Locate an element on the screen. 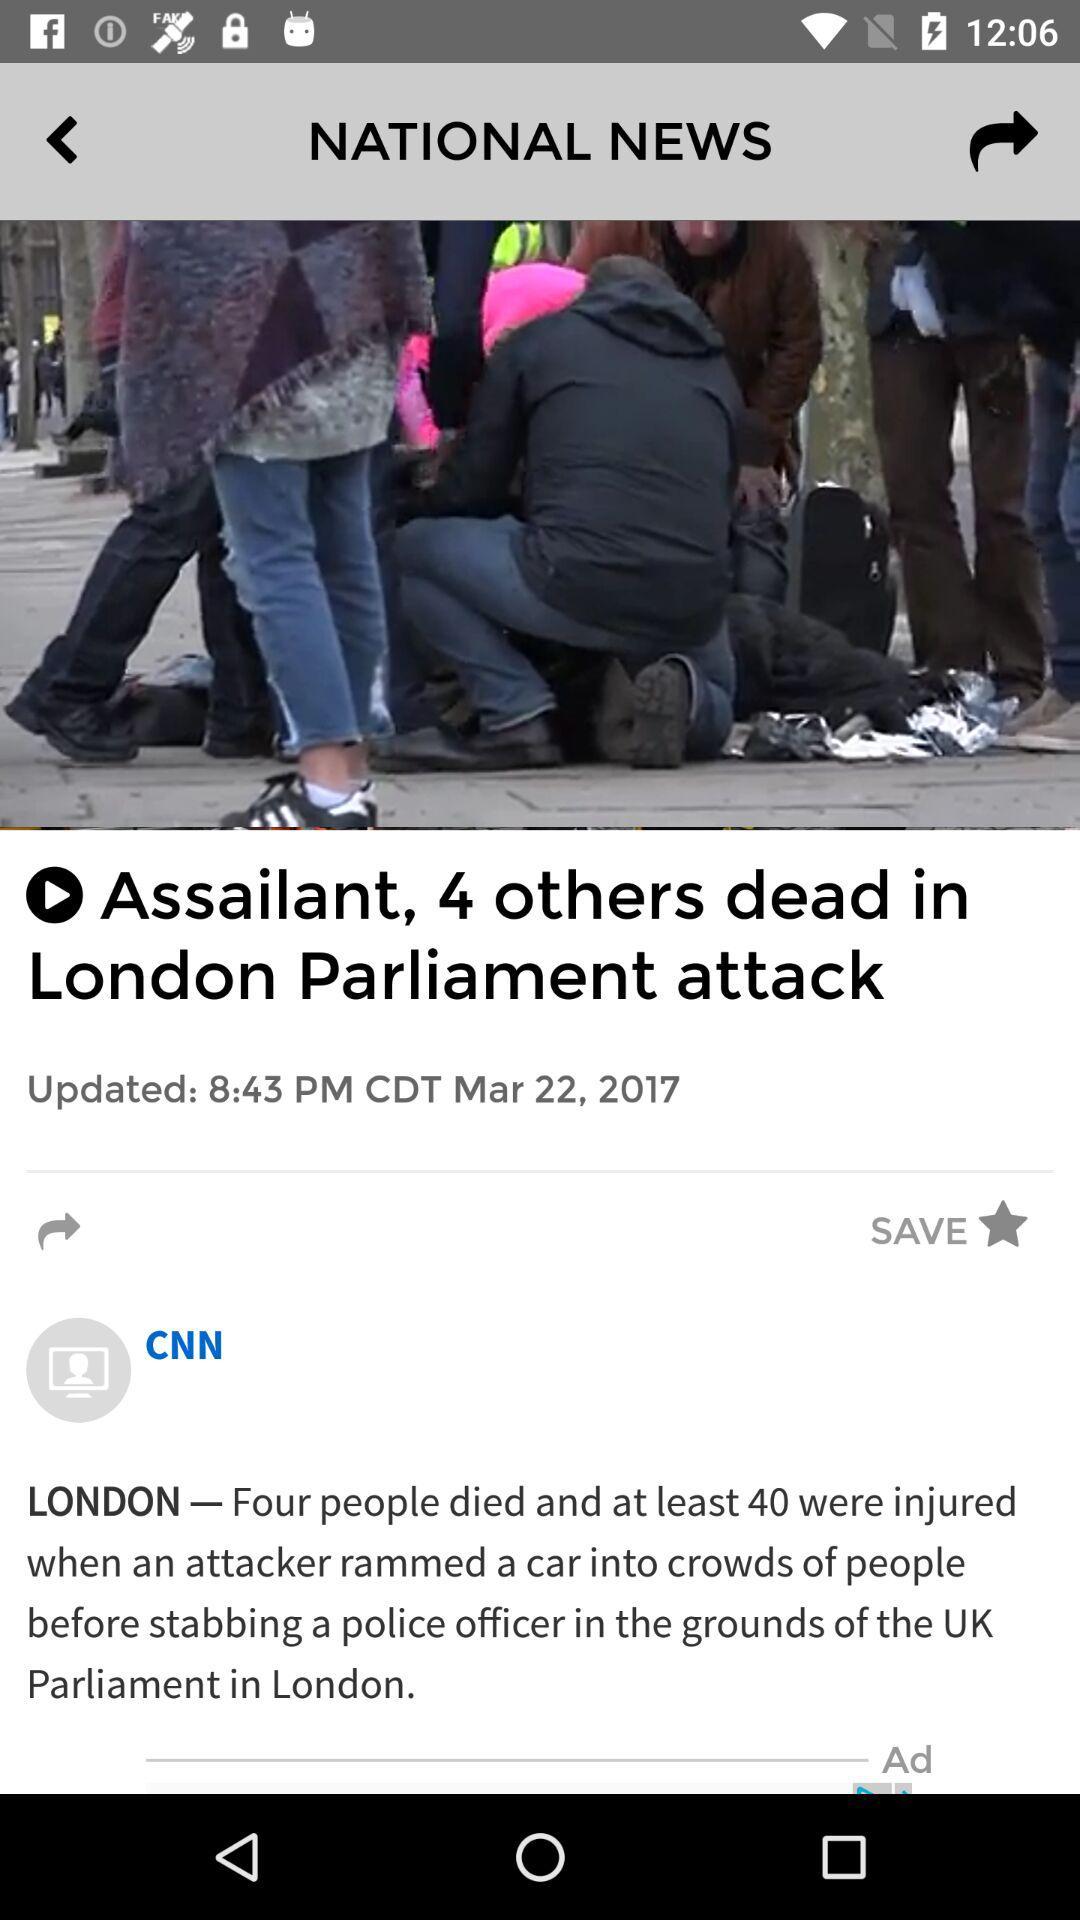 This screenshot has height=1920, width=1080. the symbol which is right hand side of the text national news is located at coordinates (1003, 140).